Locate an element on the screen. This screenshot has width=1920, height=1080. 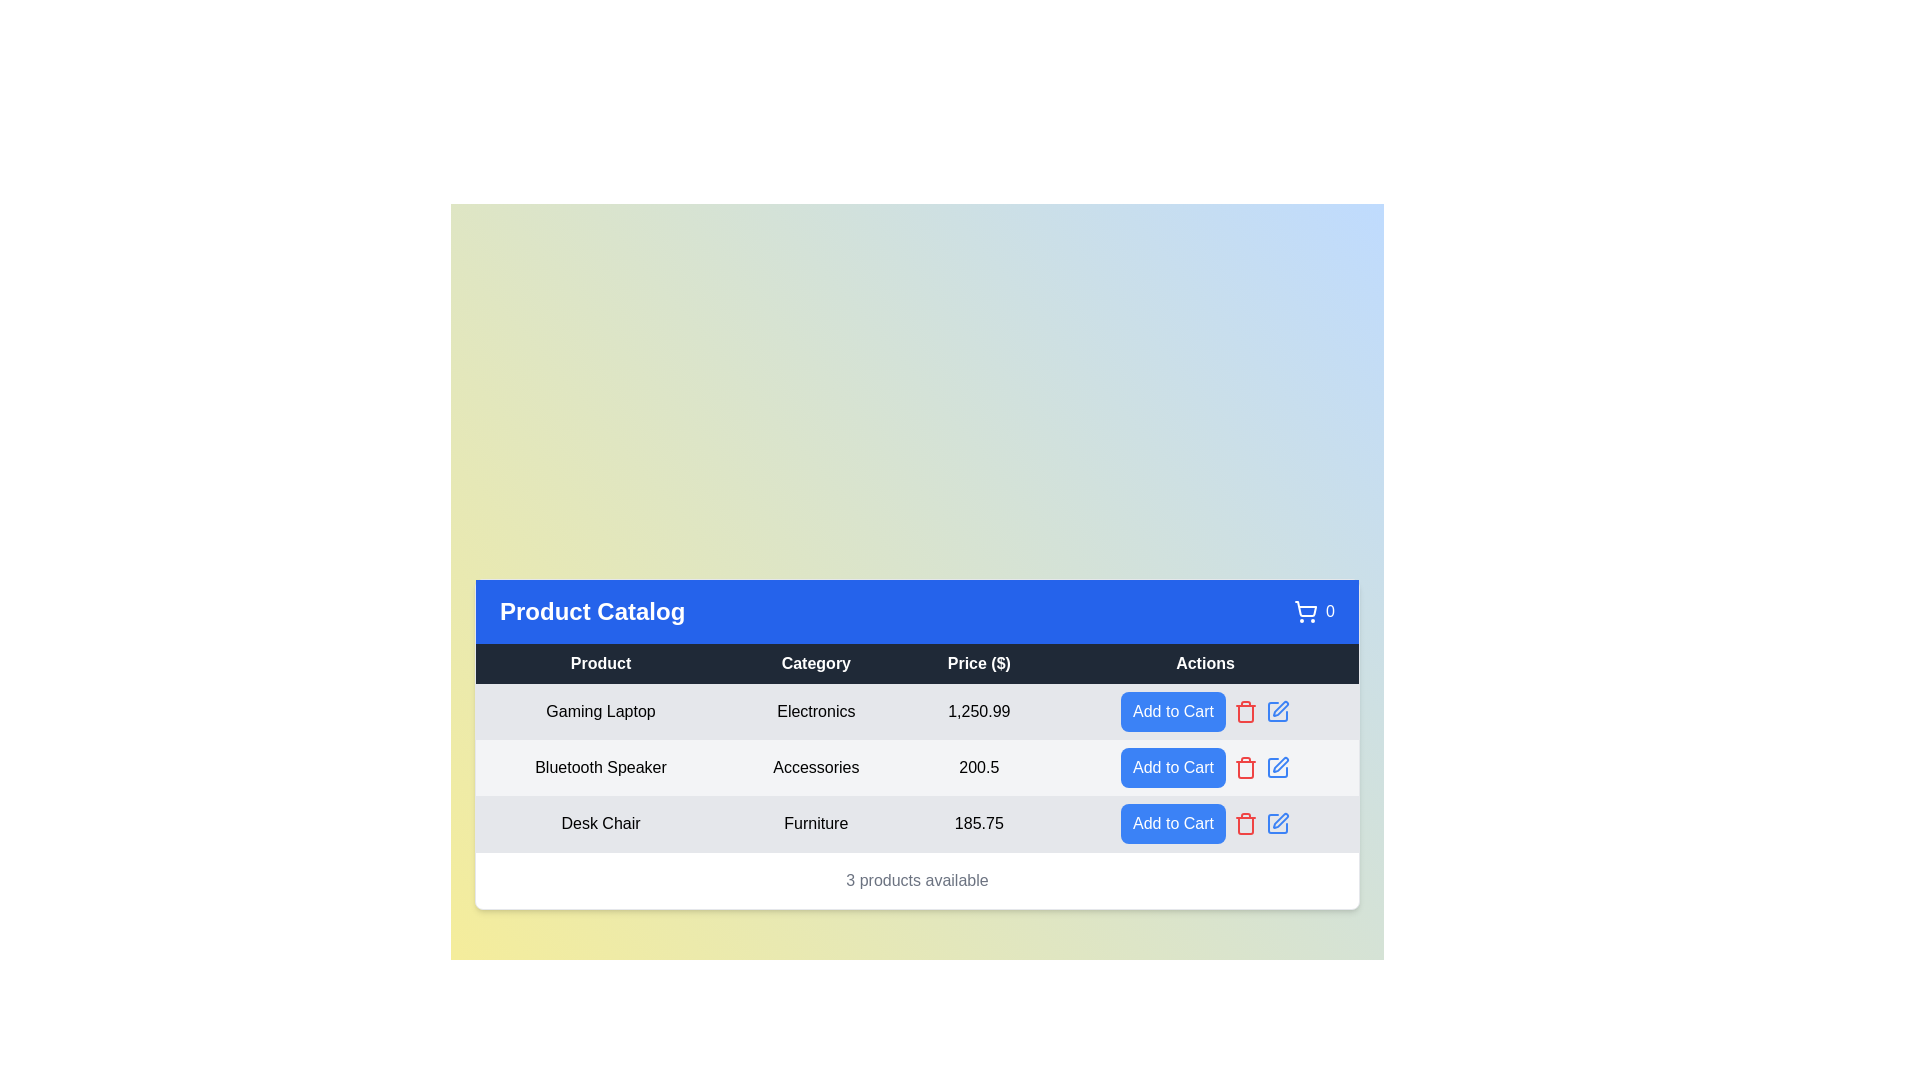
the 'Add to Cart' button, which is the first button in the group of interactive elements for the 'Furniture' row in the product table. It has a blue background and white text is located at coordinates (1173, 823).